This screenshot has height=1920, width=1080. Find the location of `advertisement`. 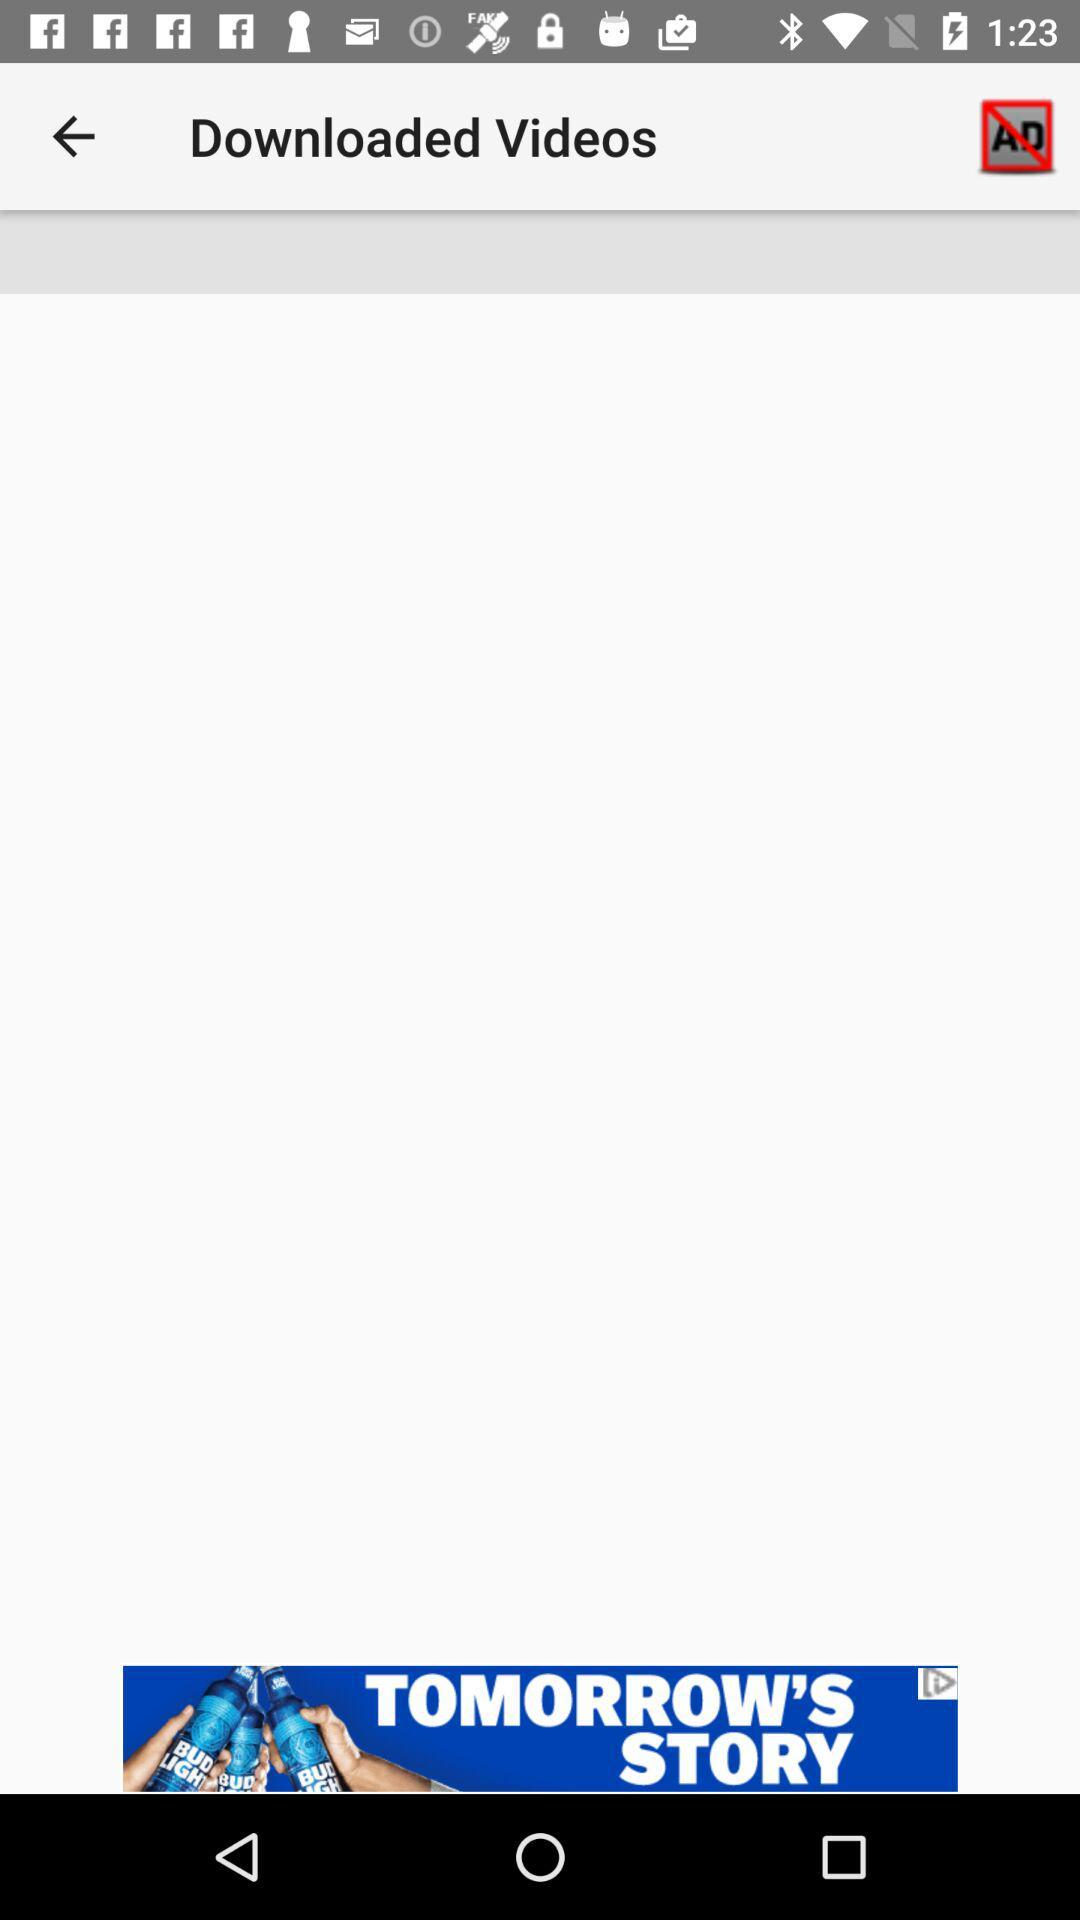

advertisement is located at coordinates (540, 1727).